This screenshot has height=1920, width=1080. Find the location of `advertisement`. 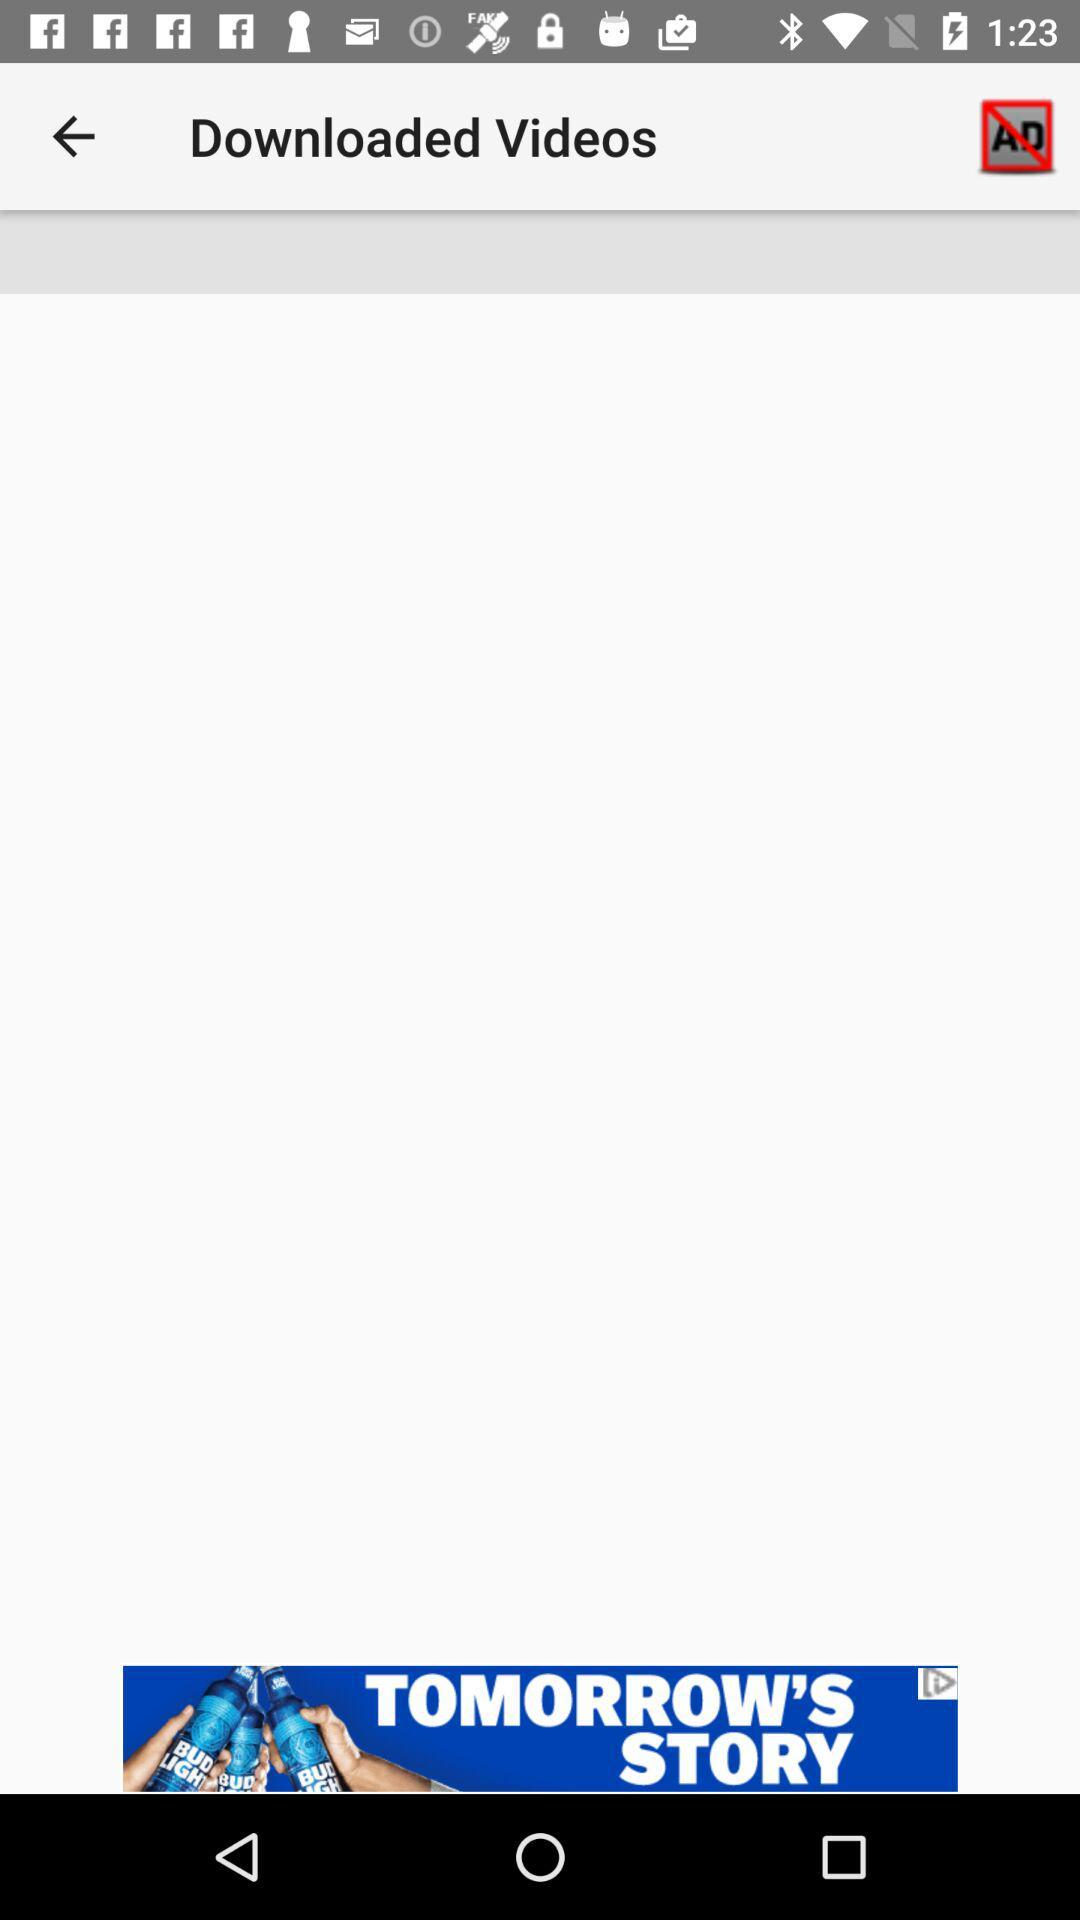

advertisement is located at coordinates (540, 1727).